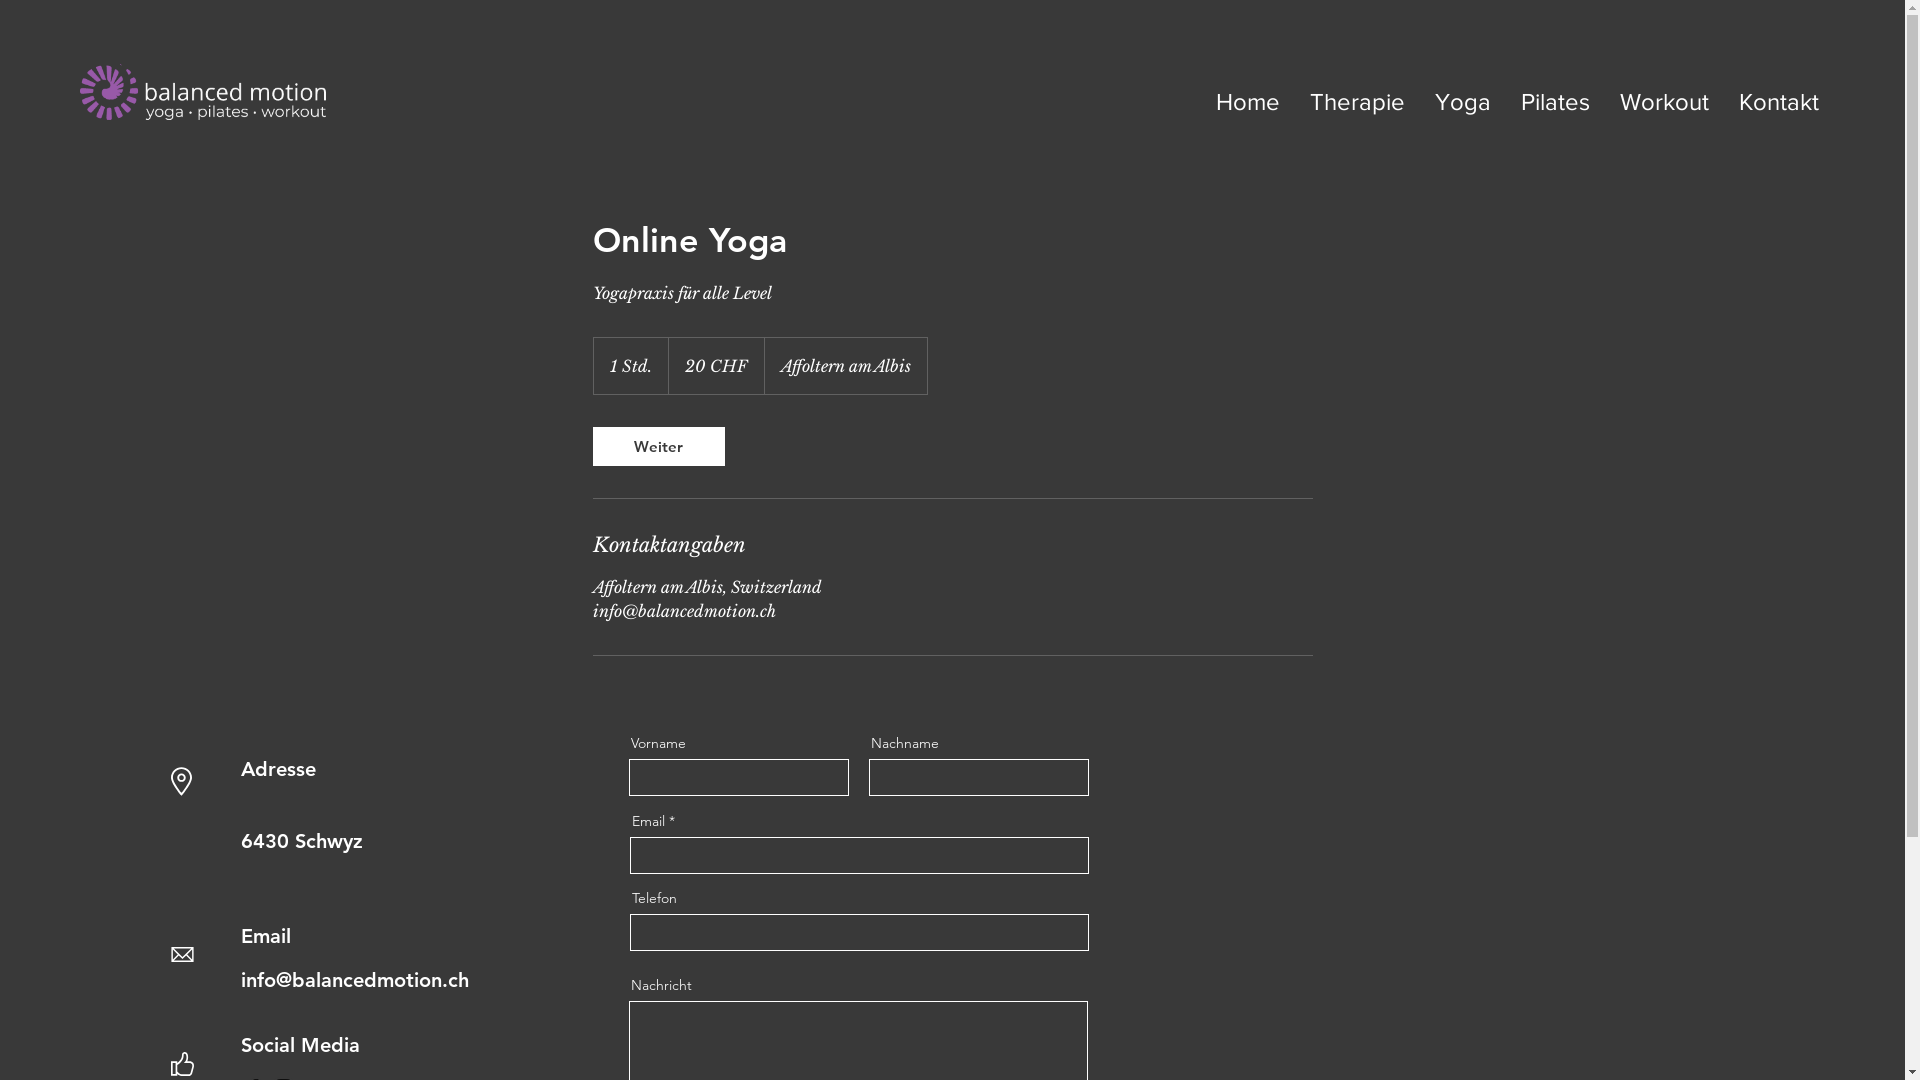 This screenshot has width=1920, height=1080. I want to click on 'Therapie', so click(1357, 101).